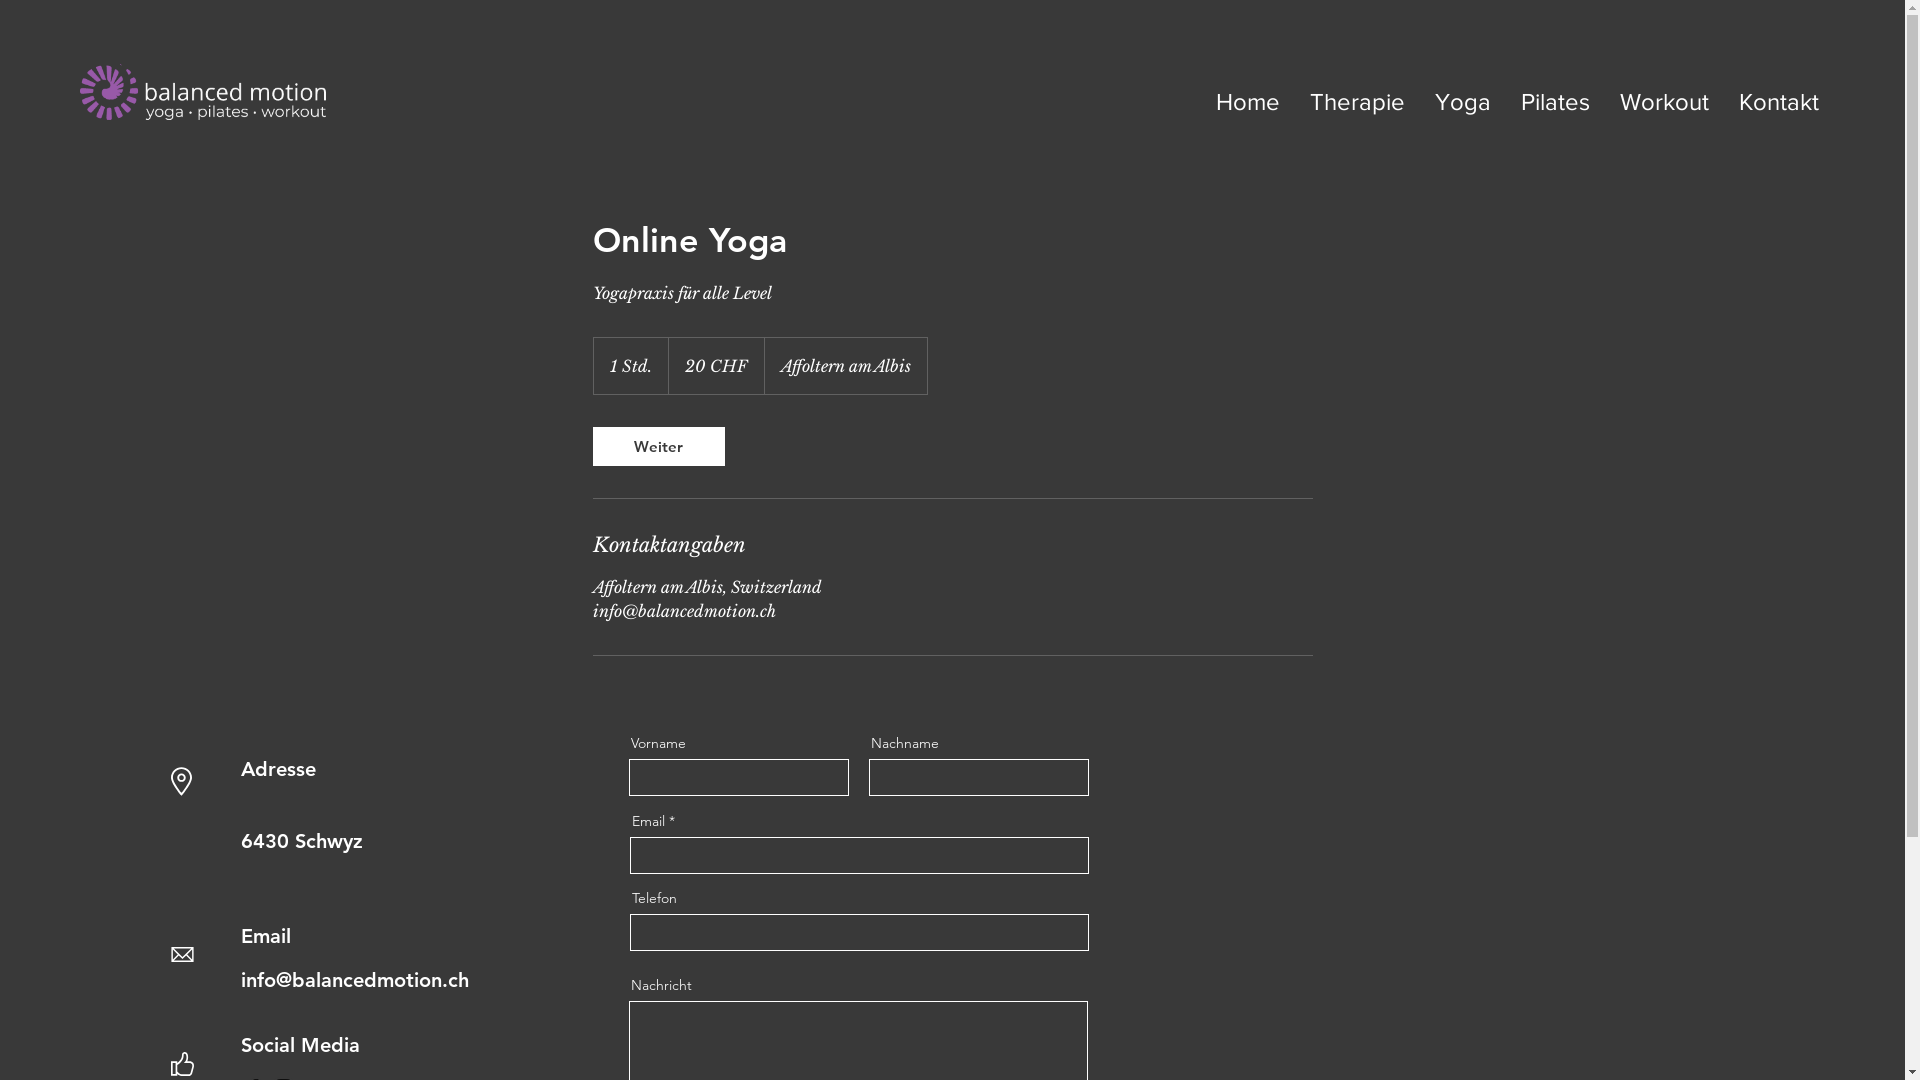 This screenshot has width=1920, height=1080. I want to click on 'Therapie', so click(1357, 101).